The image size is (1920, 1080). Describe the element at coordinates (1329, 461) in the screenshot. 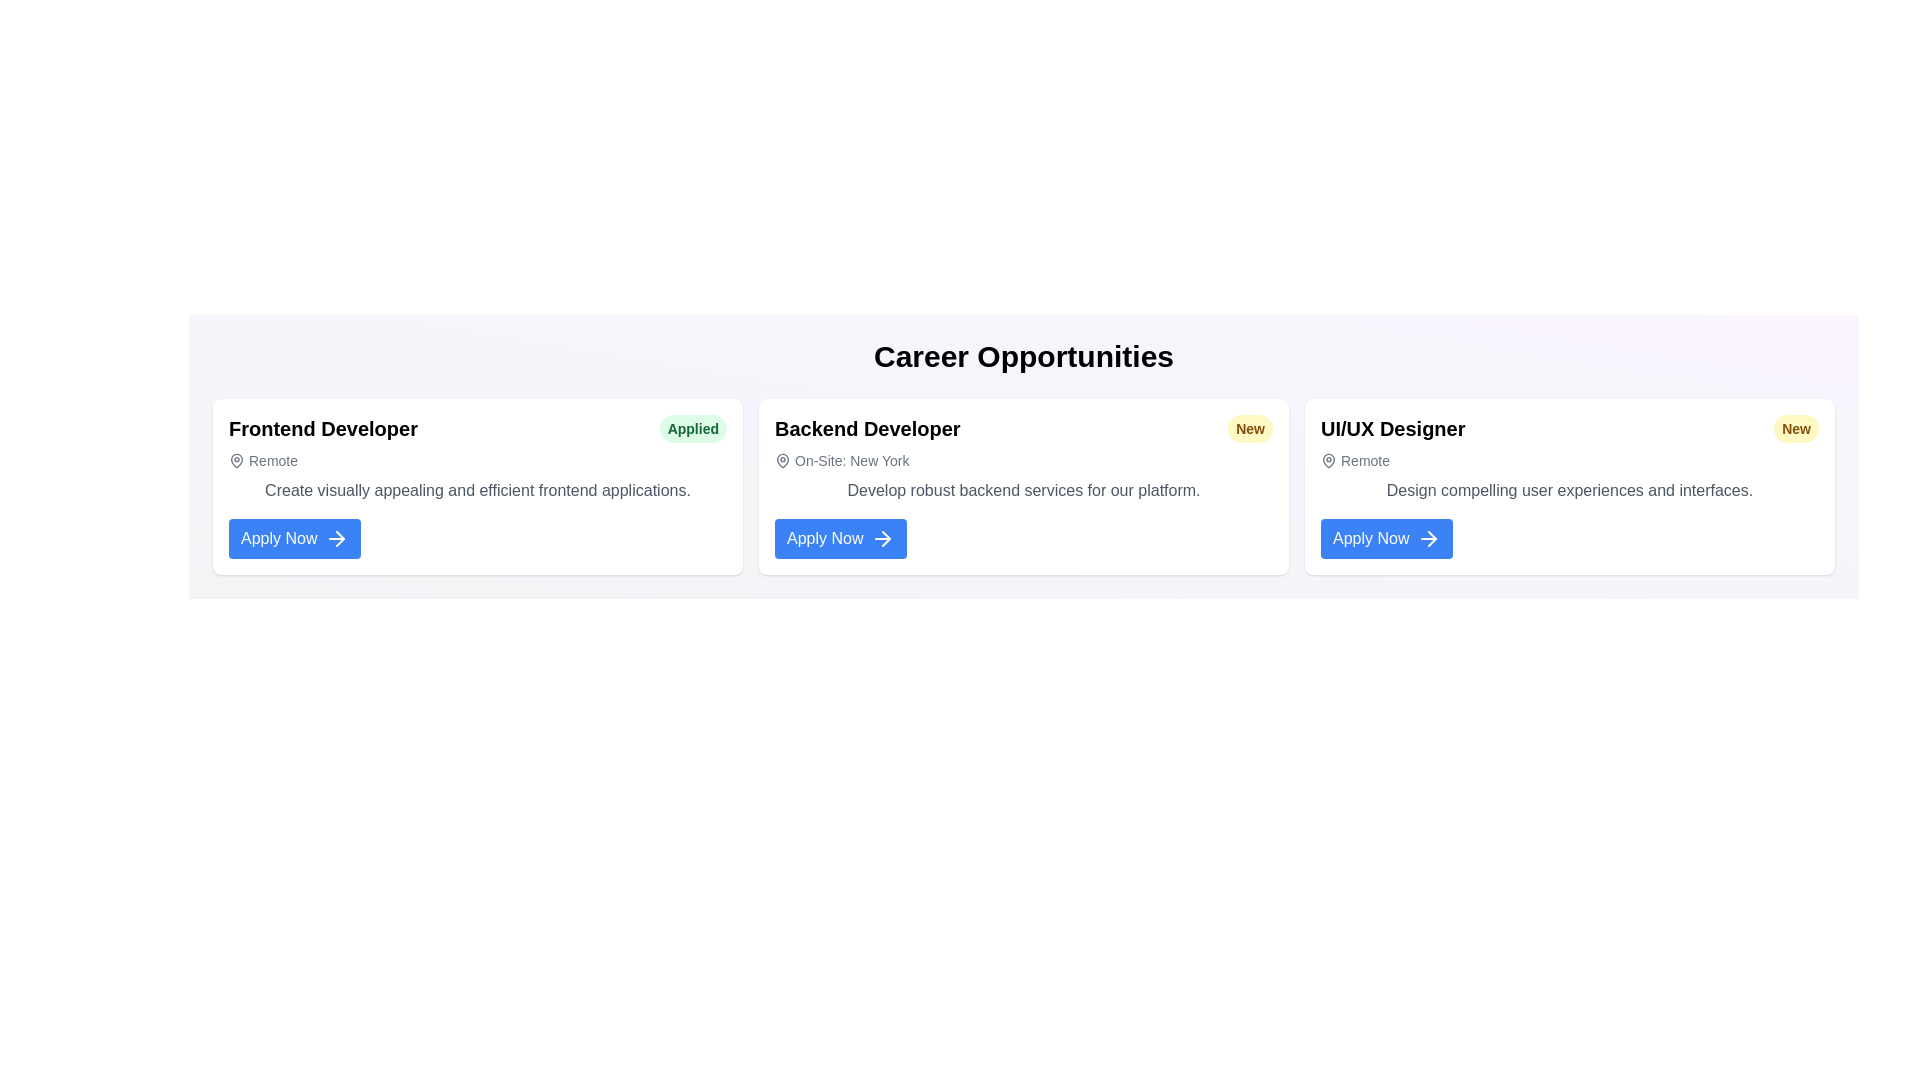

I see `the map pin icon located to the left of the text 'Remote' in the 'UI/UX Designer' job card` at that location.